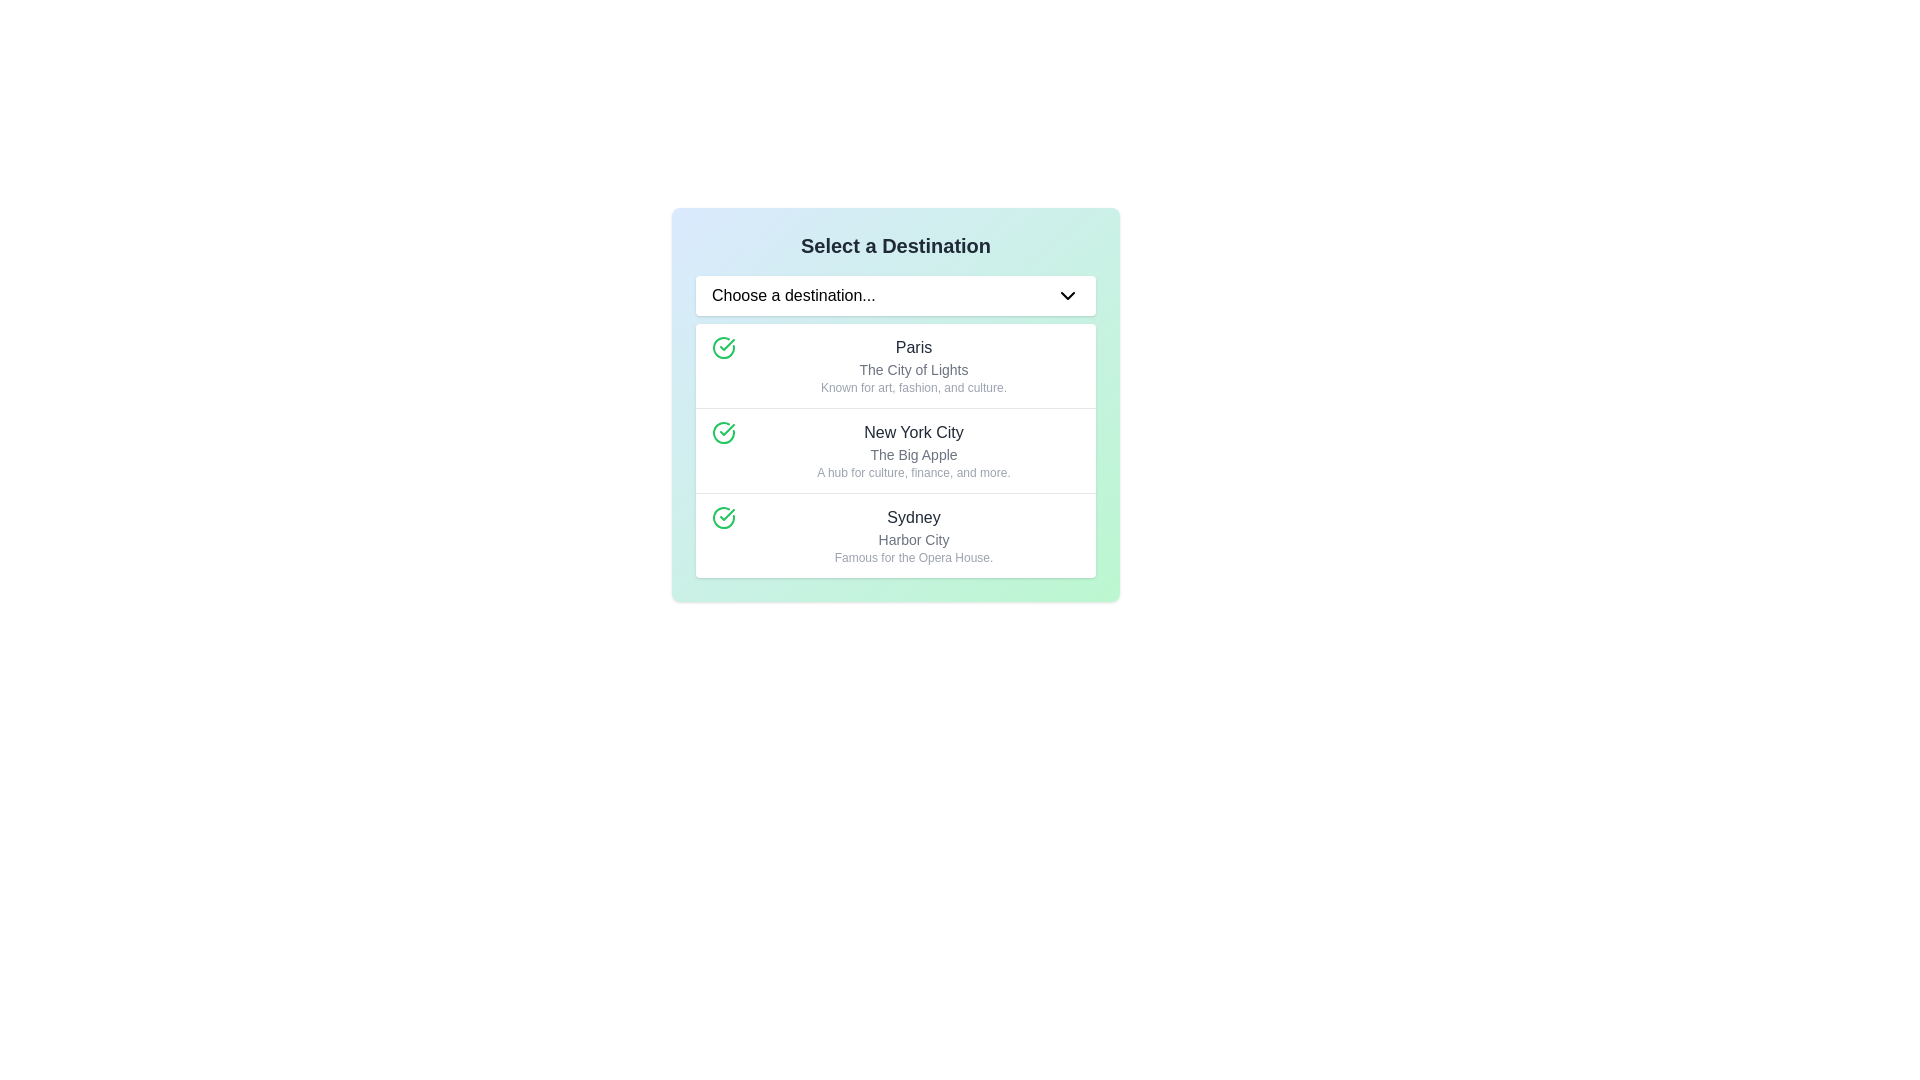 The image size is (1920, 1080). Describe the element at coordinates (723, 516) in the screenshot. I see `the selection indicator icon for the 'Sydney' destination, which is located to the left of the title in the third entry of the destination list` at that location.